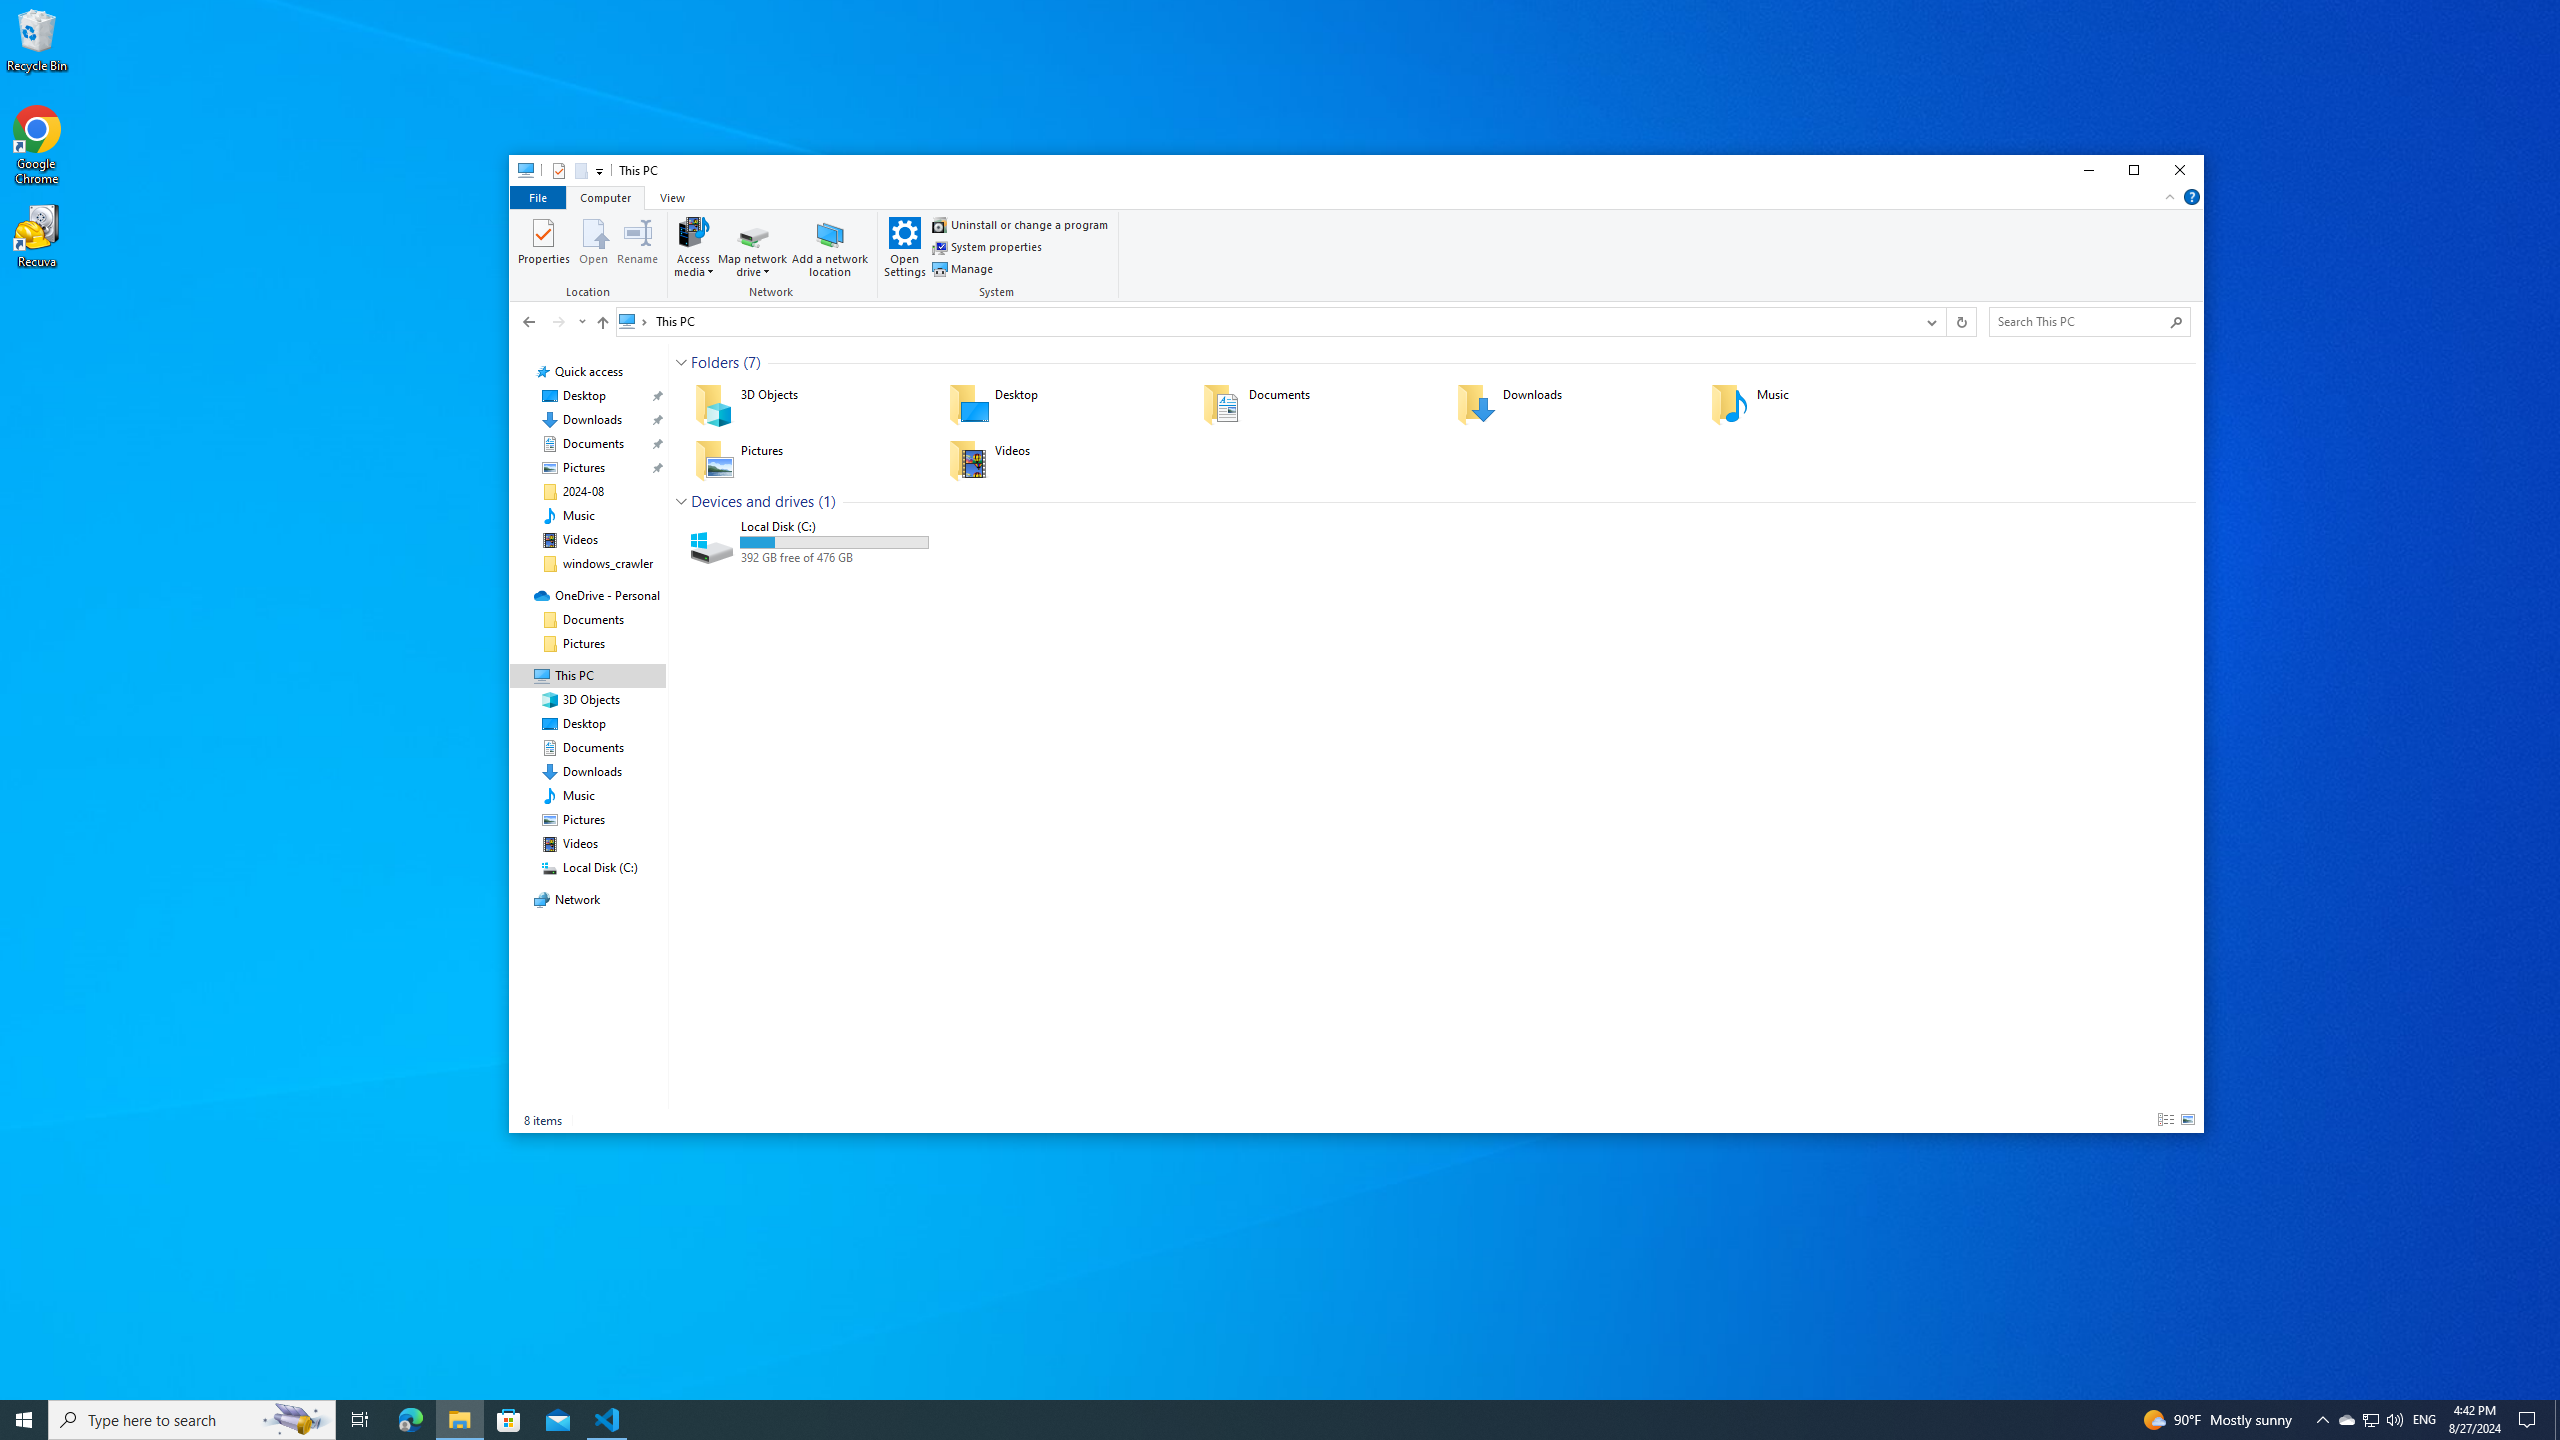 The width and height of the screenshot is (2560, 1440). What do you see at coordinates (558, 321) in the screenshot?
I see `'Forward (Alt + Right Arrow)'` at bounding box center [558, 321].